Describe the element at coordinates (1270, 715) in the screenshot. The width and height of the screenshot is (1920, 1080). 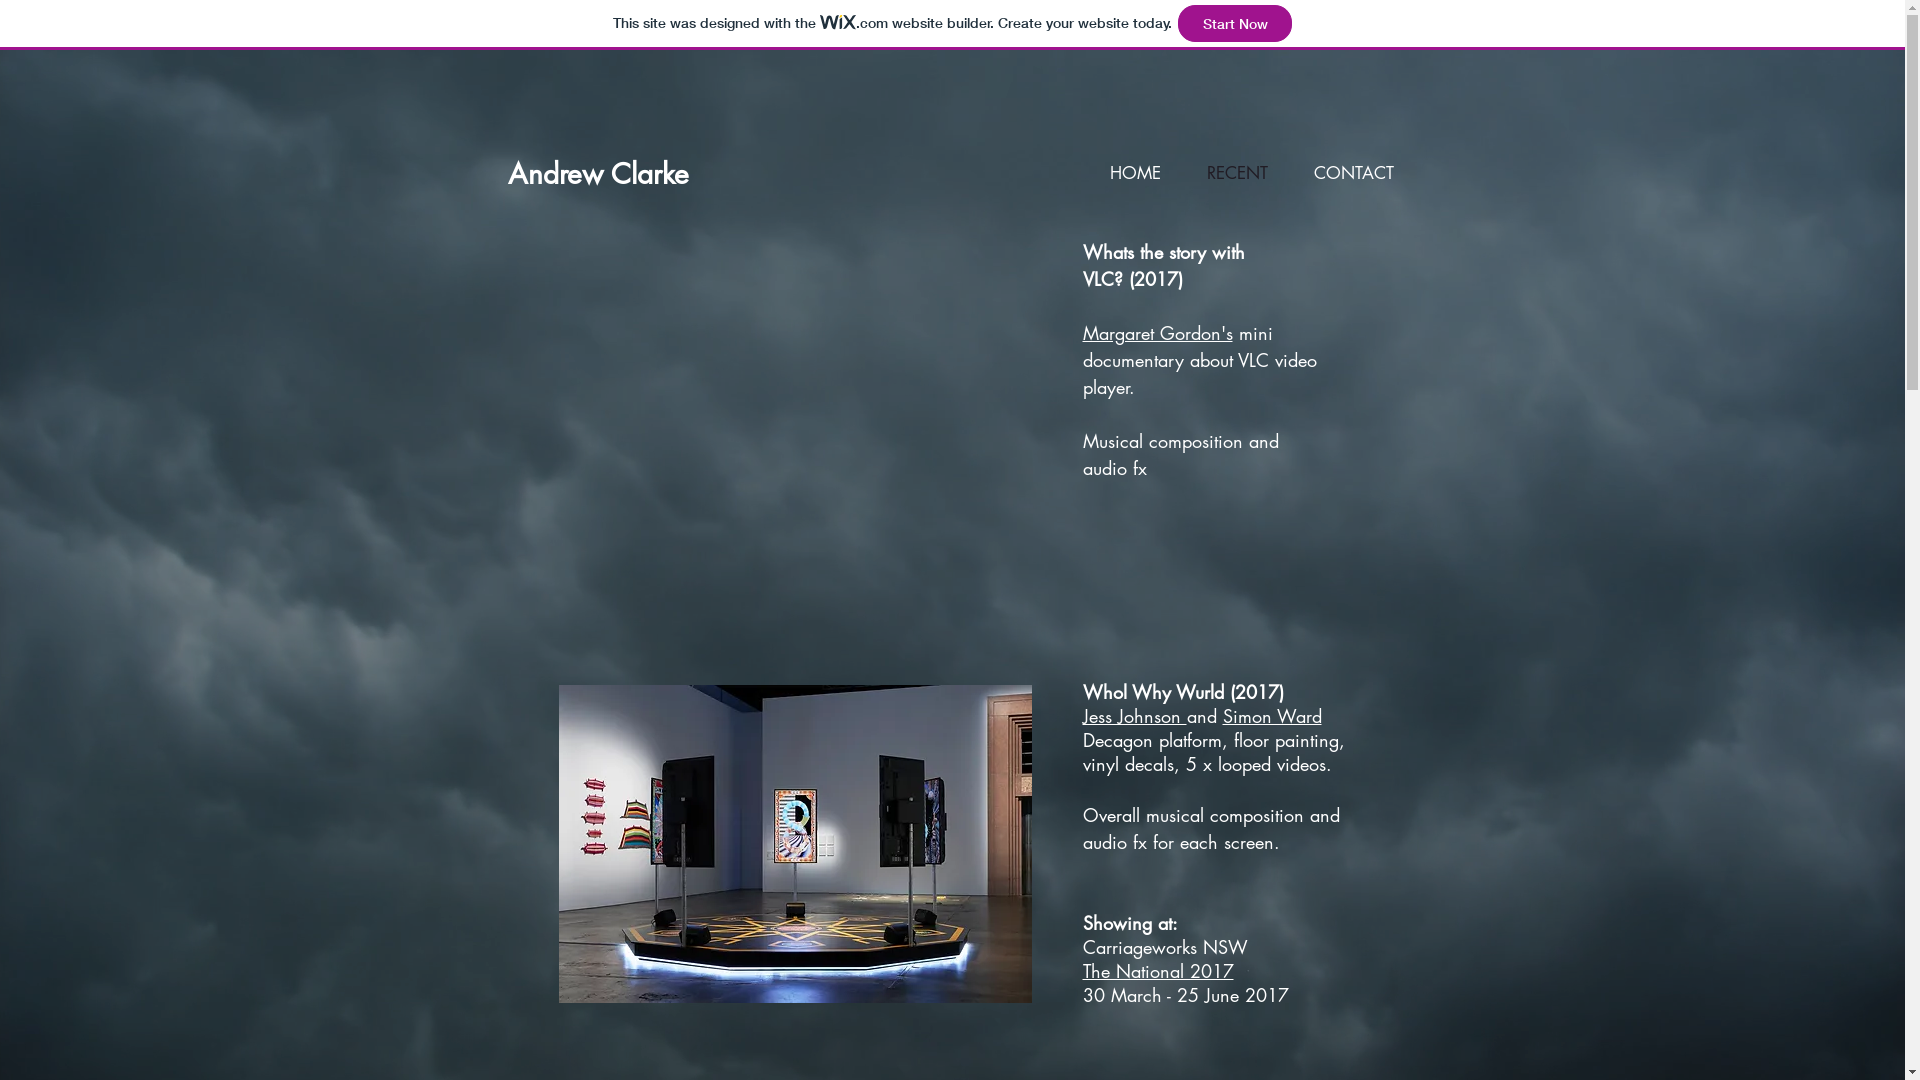
I see `'Simon Ward'` at that location.